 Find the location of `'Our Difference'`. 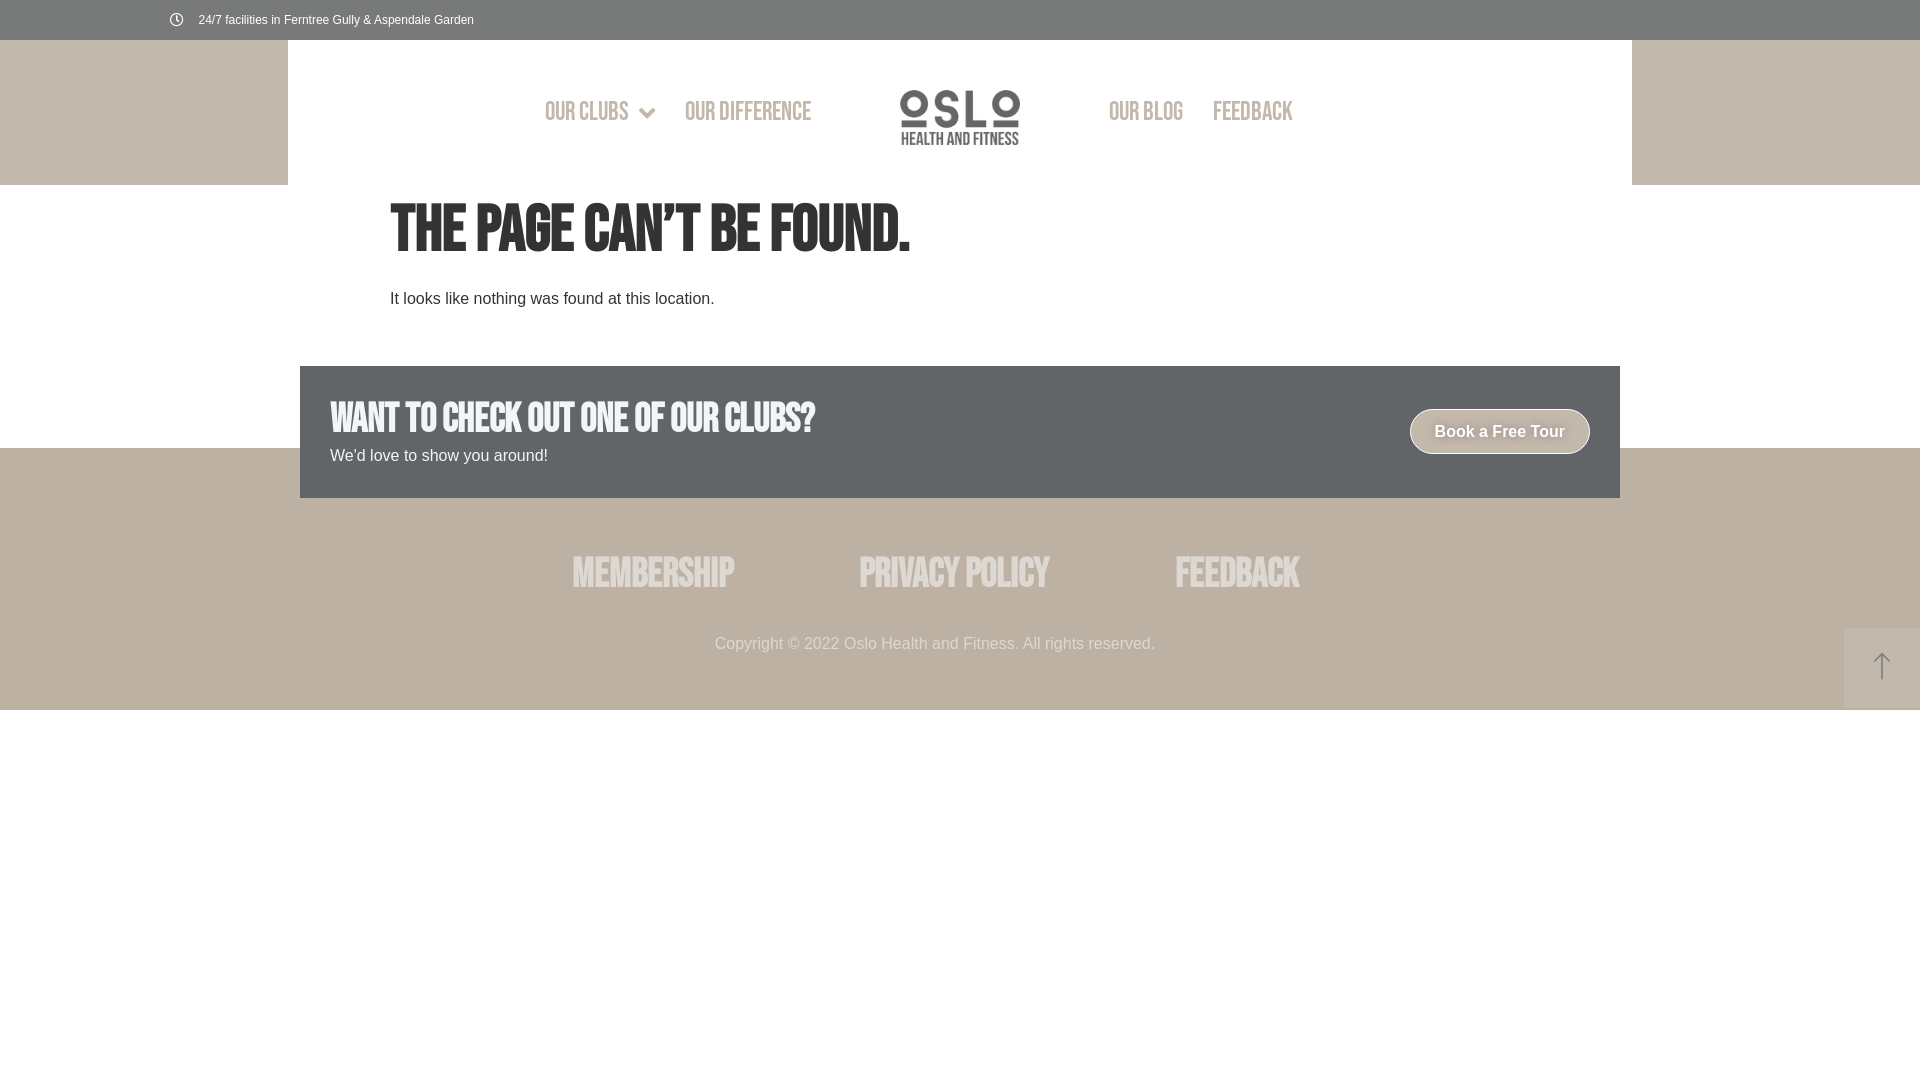

'Our Difference' is located at coordinates (747, 112).